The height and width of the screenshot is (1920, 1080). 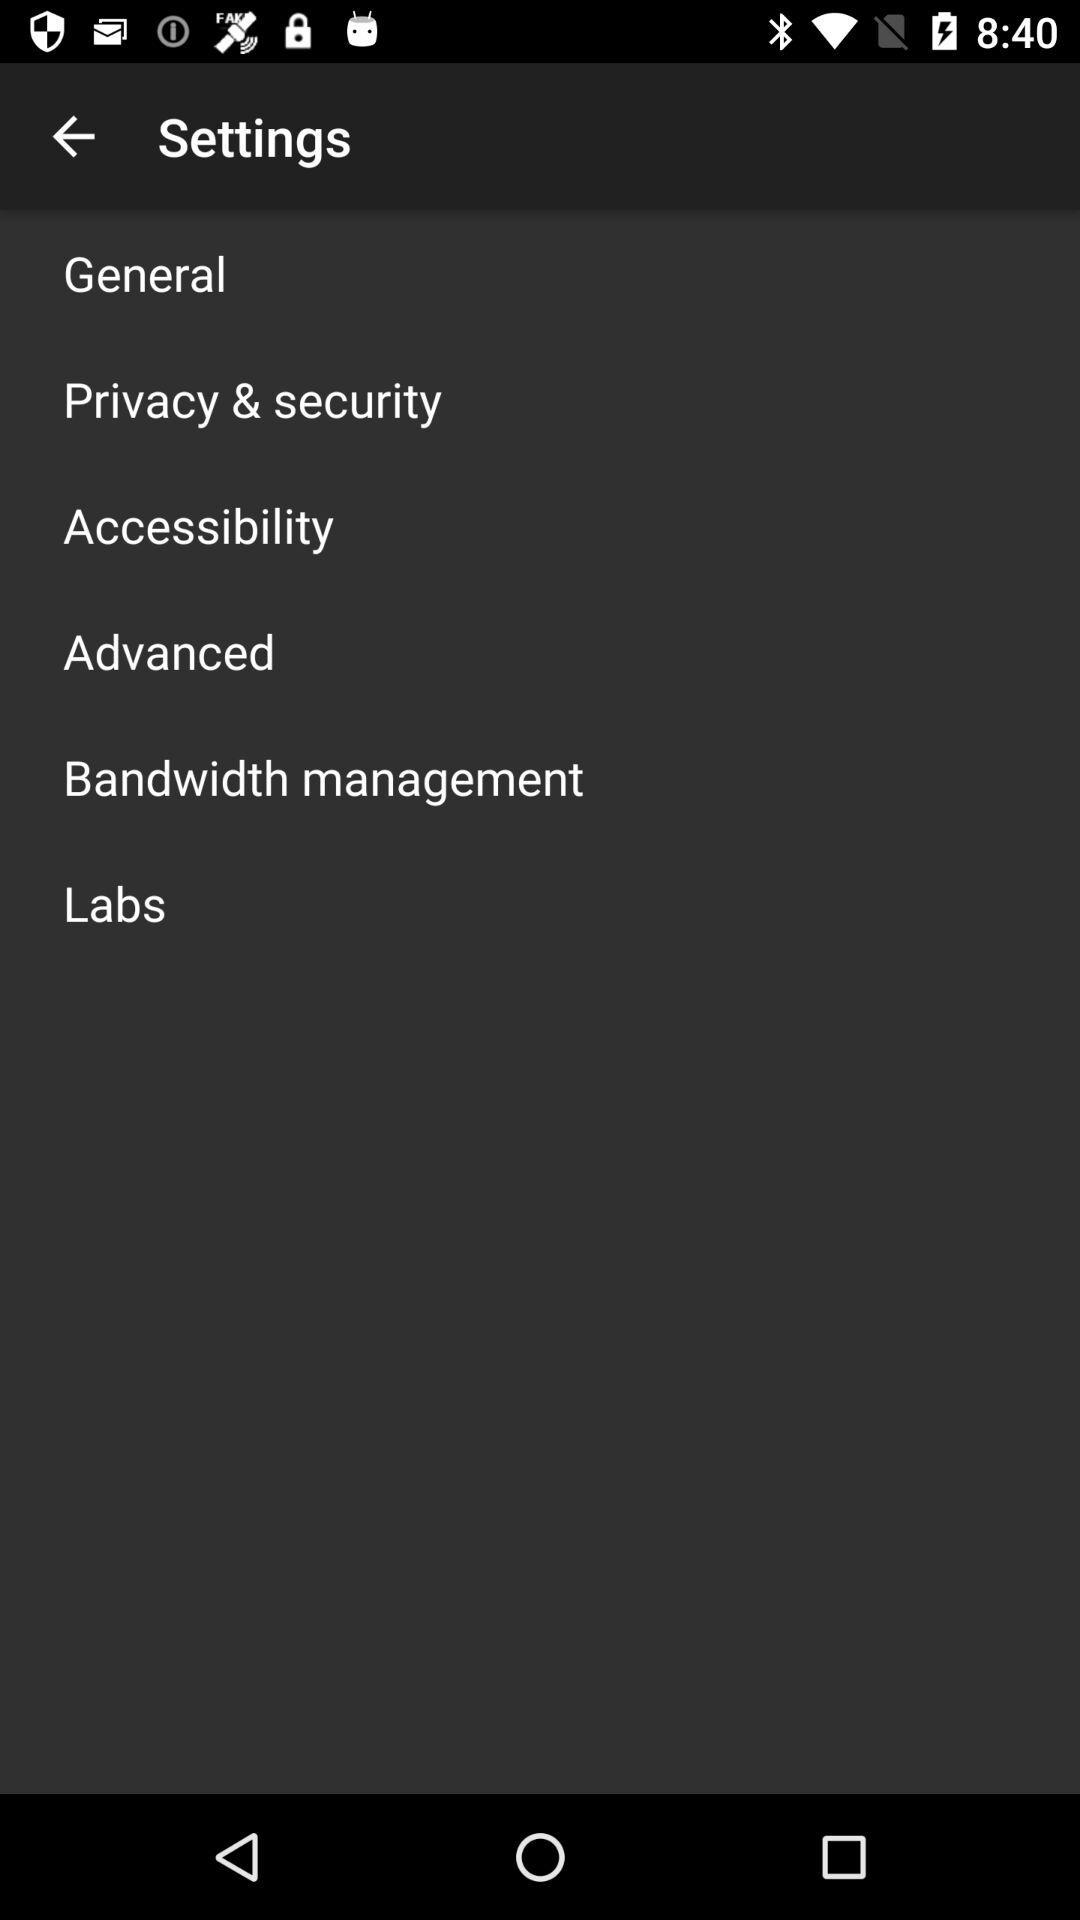 I want to click on labs app, so click(x=114, y=901).